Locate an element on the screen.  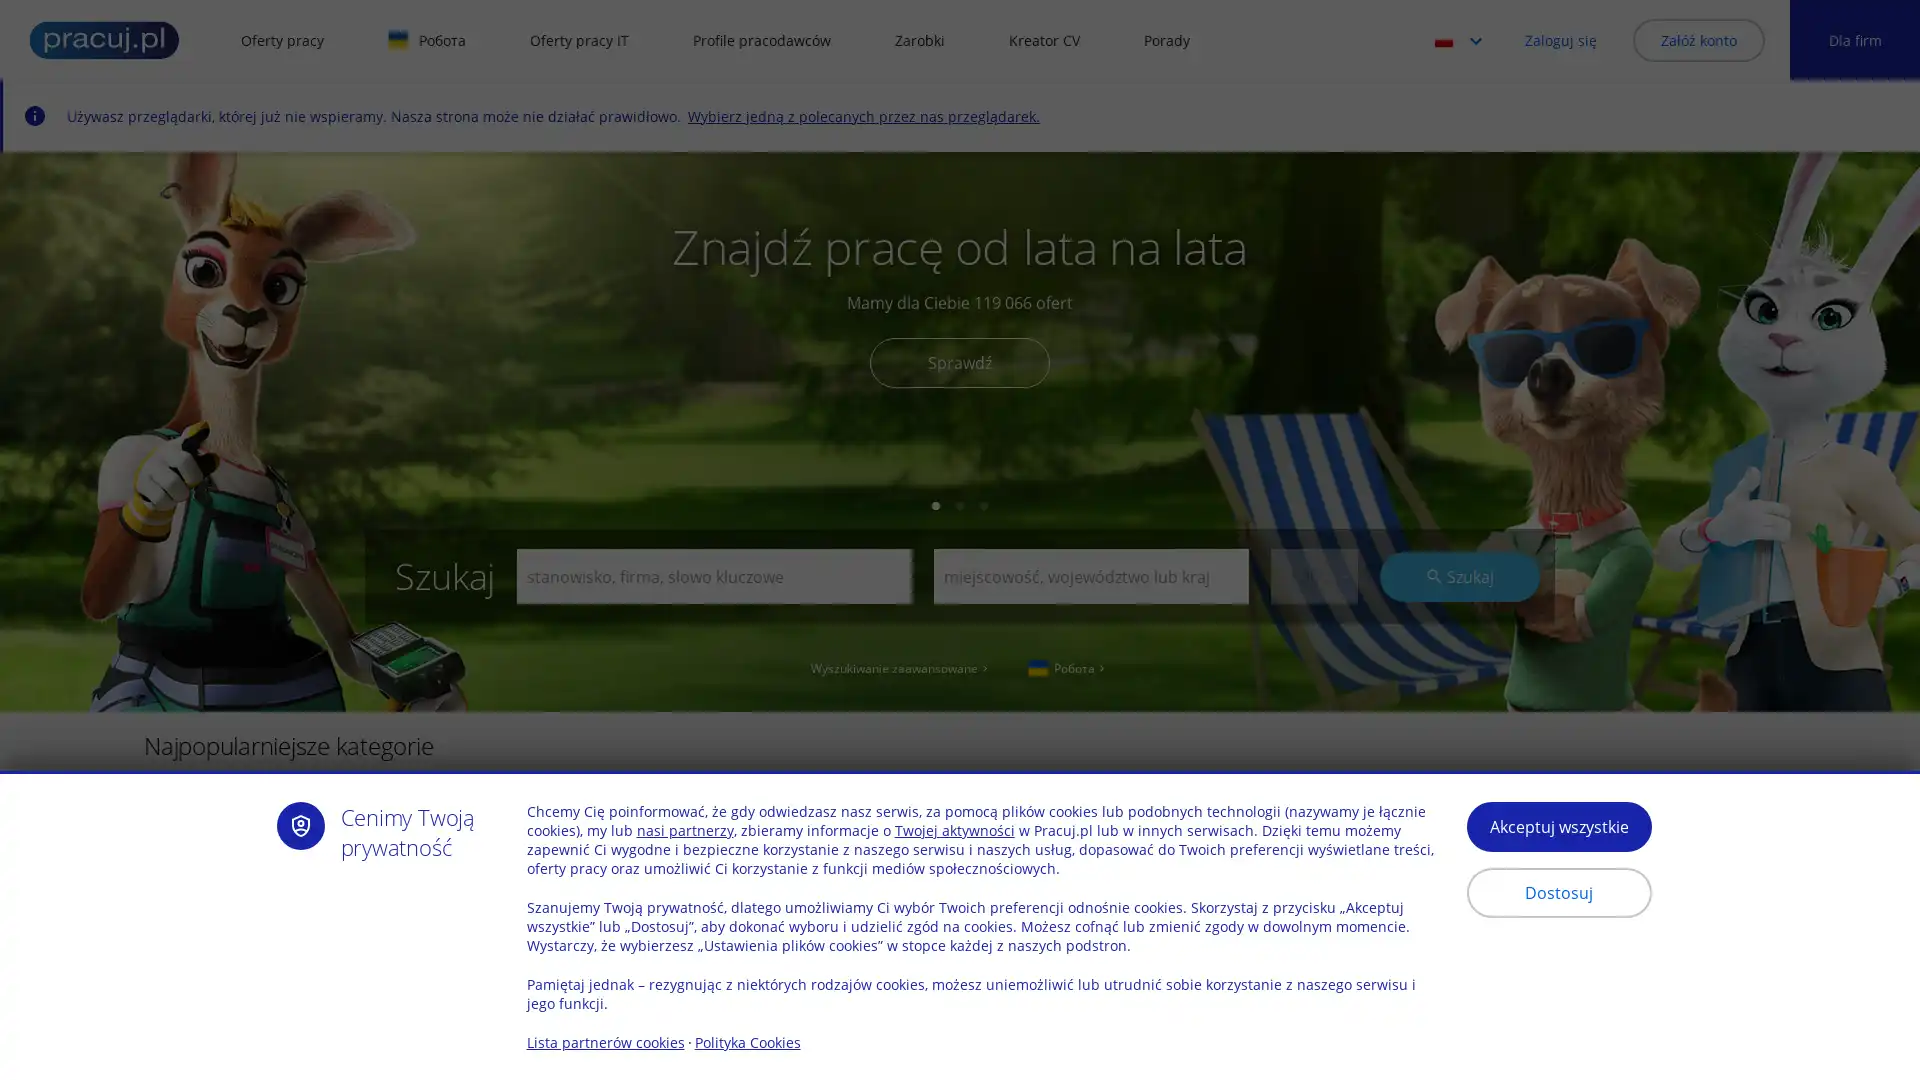
pl is located at coordinates (1464, 39).